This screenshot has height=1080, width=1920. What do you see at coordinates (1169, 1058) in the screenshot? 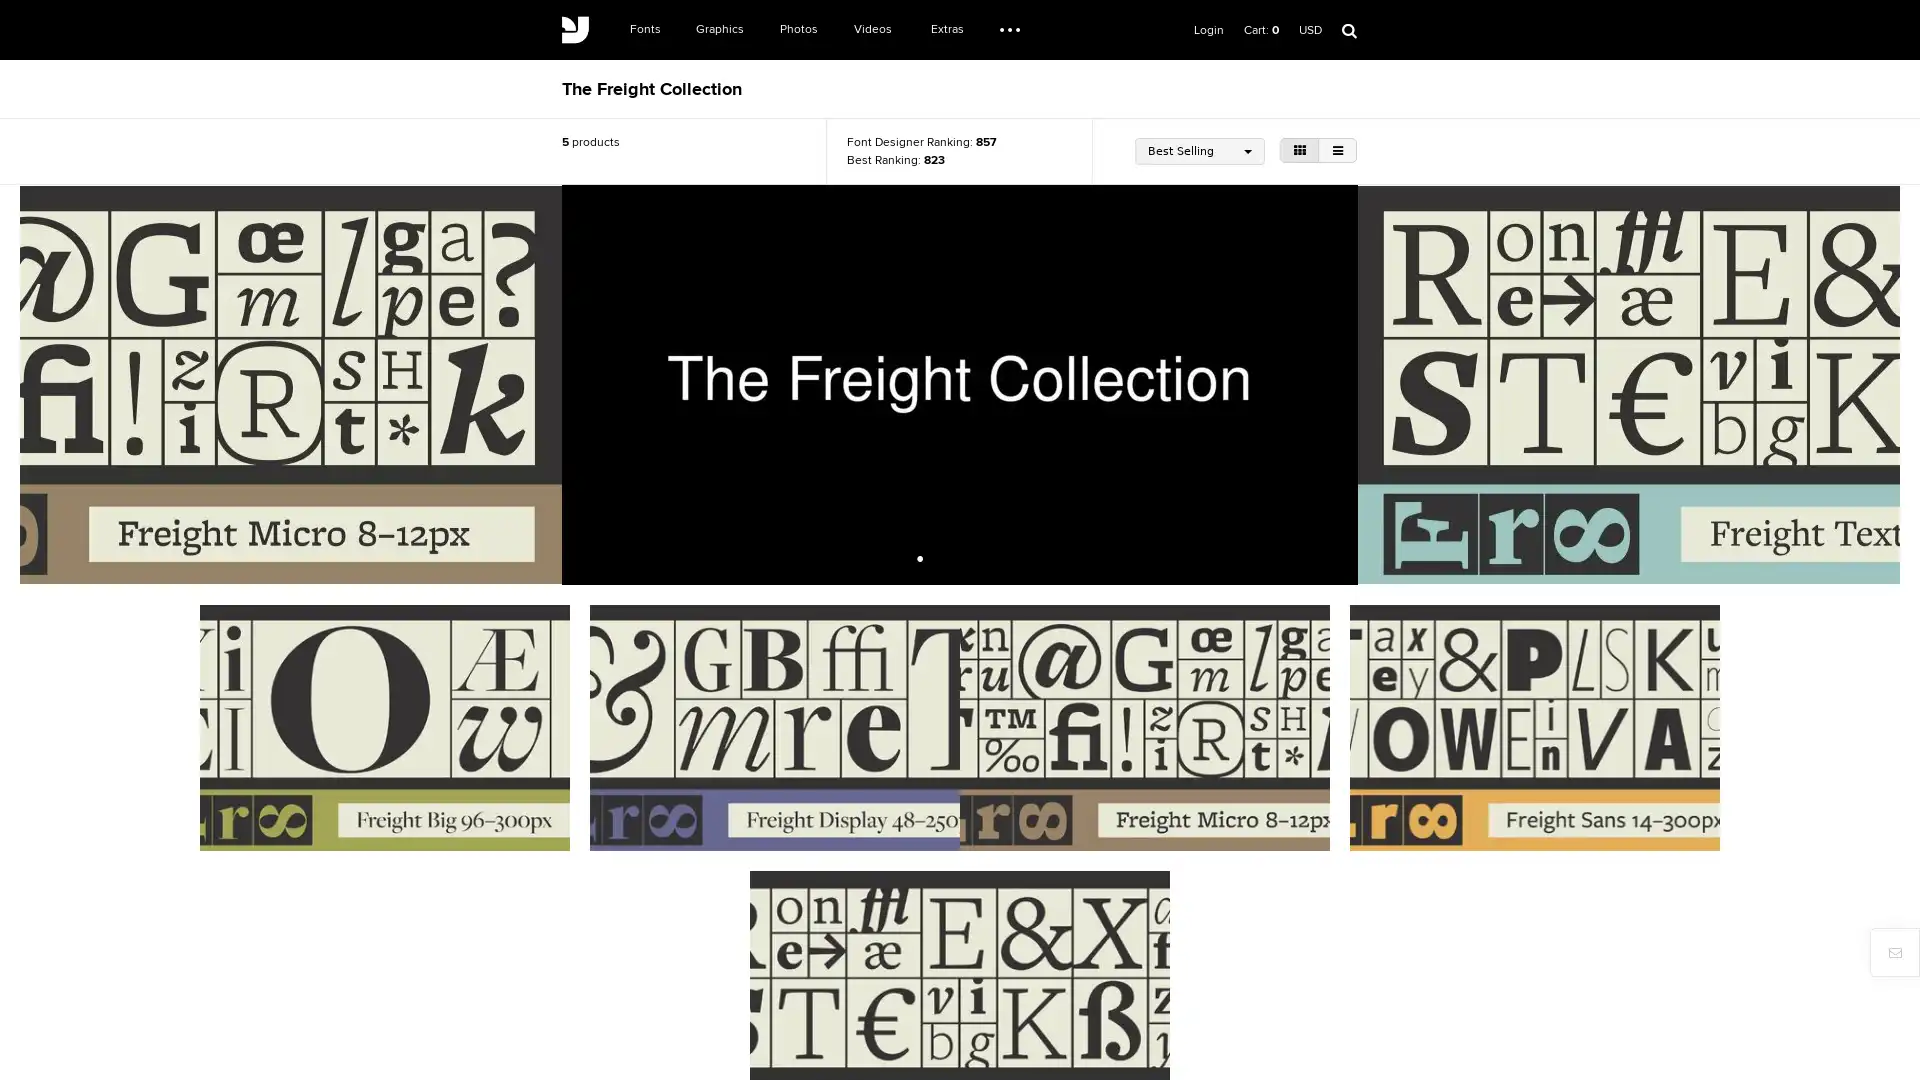
I see `Register` at bounding box center [1169, 1058].